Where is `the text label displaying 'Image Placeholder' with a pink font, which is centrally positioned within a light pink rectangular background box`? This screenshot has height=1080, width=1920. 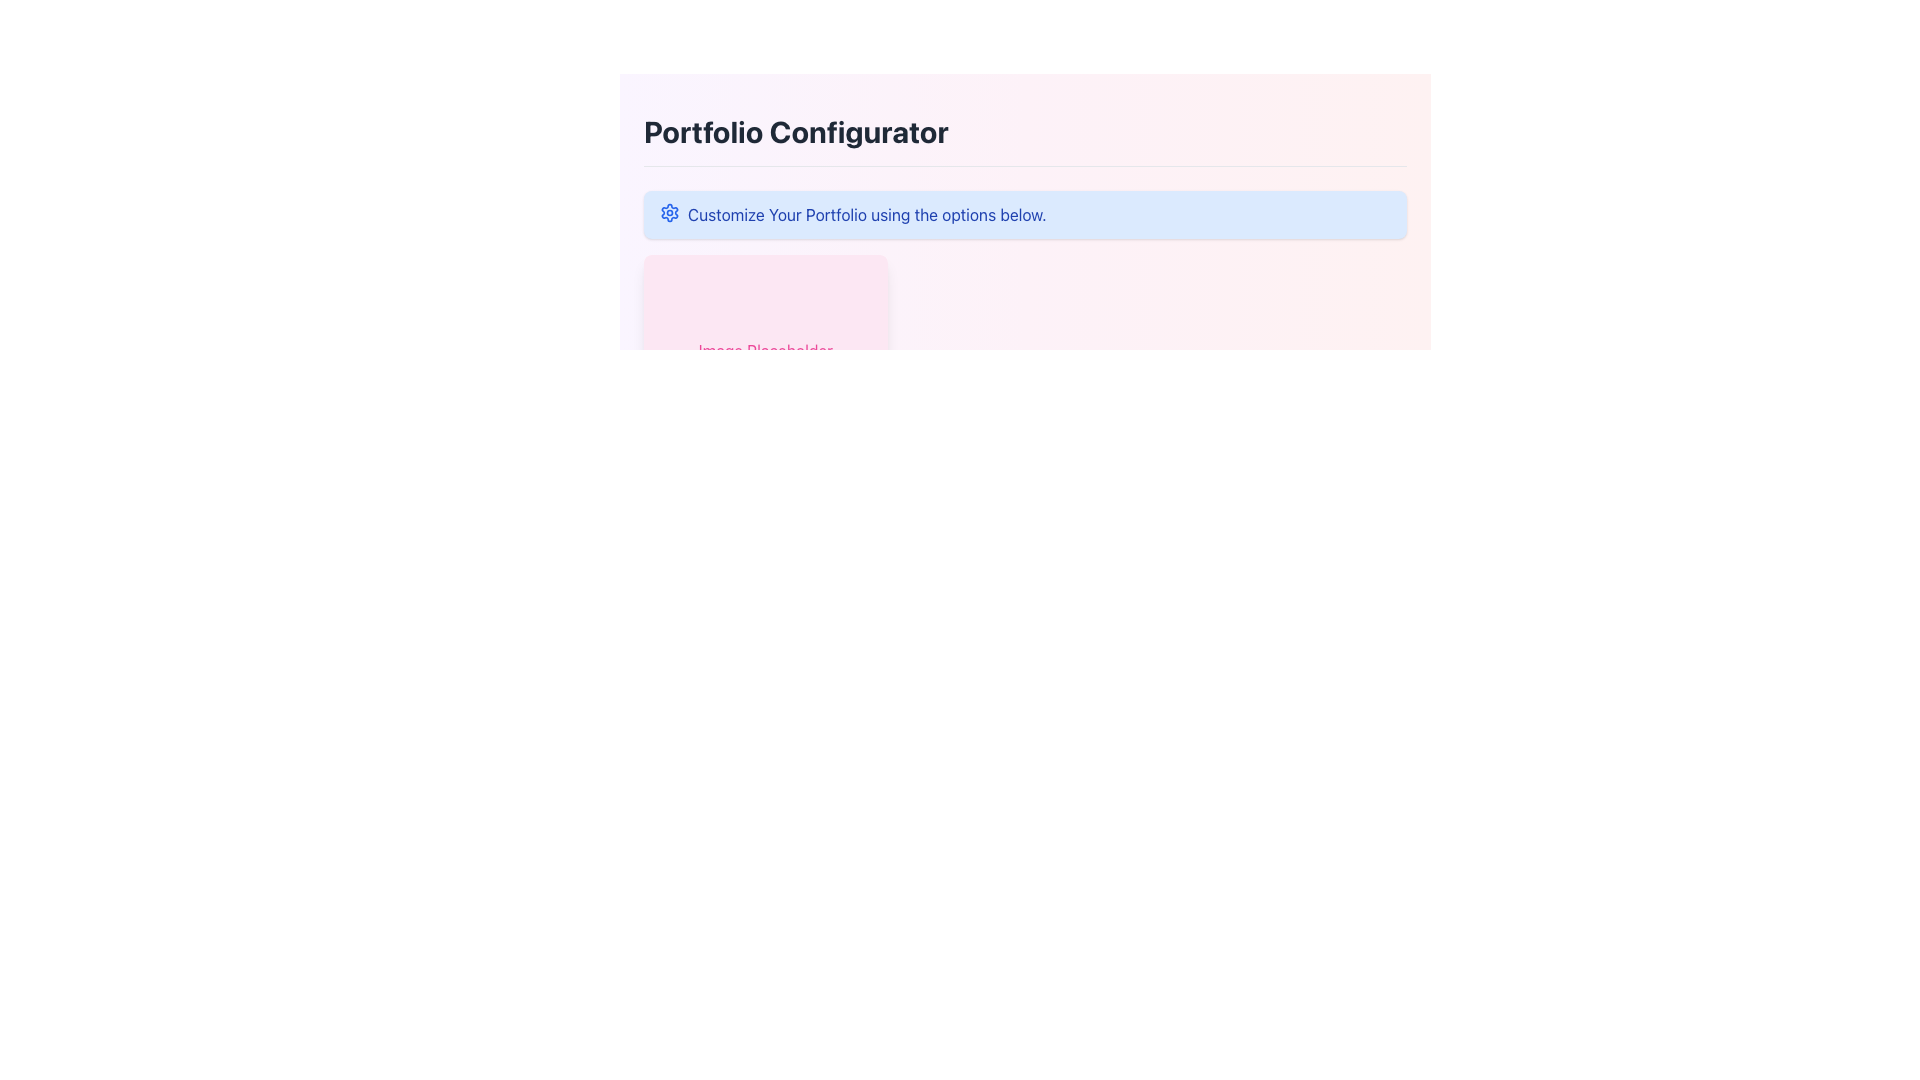 the text label displaying 'Image Placeholder' with a pink font, which is centrally positioned within a light pink rectangular background box is located at coordinates (764, 350).